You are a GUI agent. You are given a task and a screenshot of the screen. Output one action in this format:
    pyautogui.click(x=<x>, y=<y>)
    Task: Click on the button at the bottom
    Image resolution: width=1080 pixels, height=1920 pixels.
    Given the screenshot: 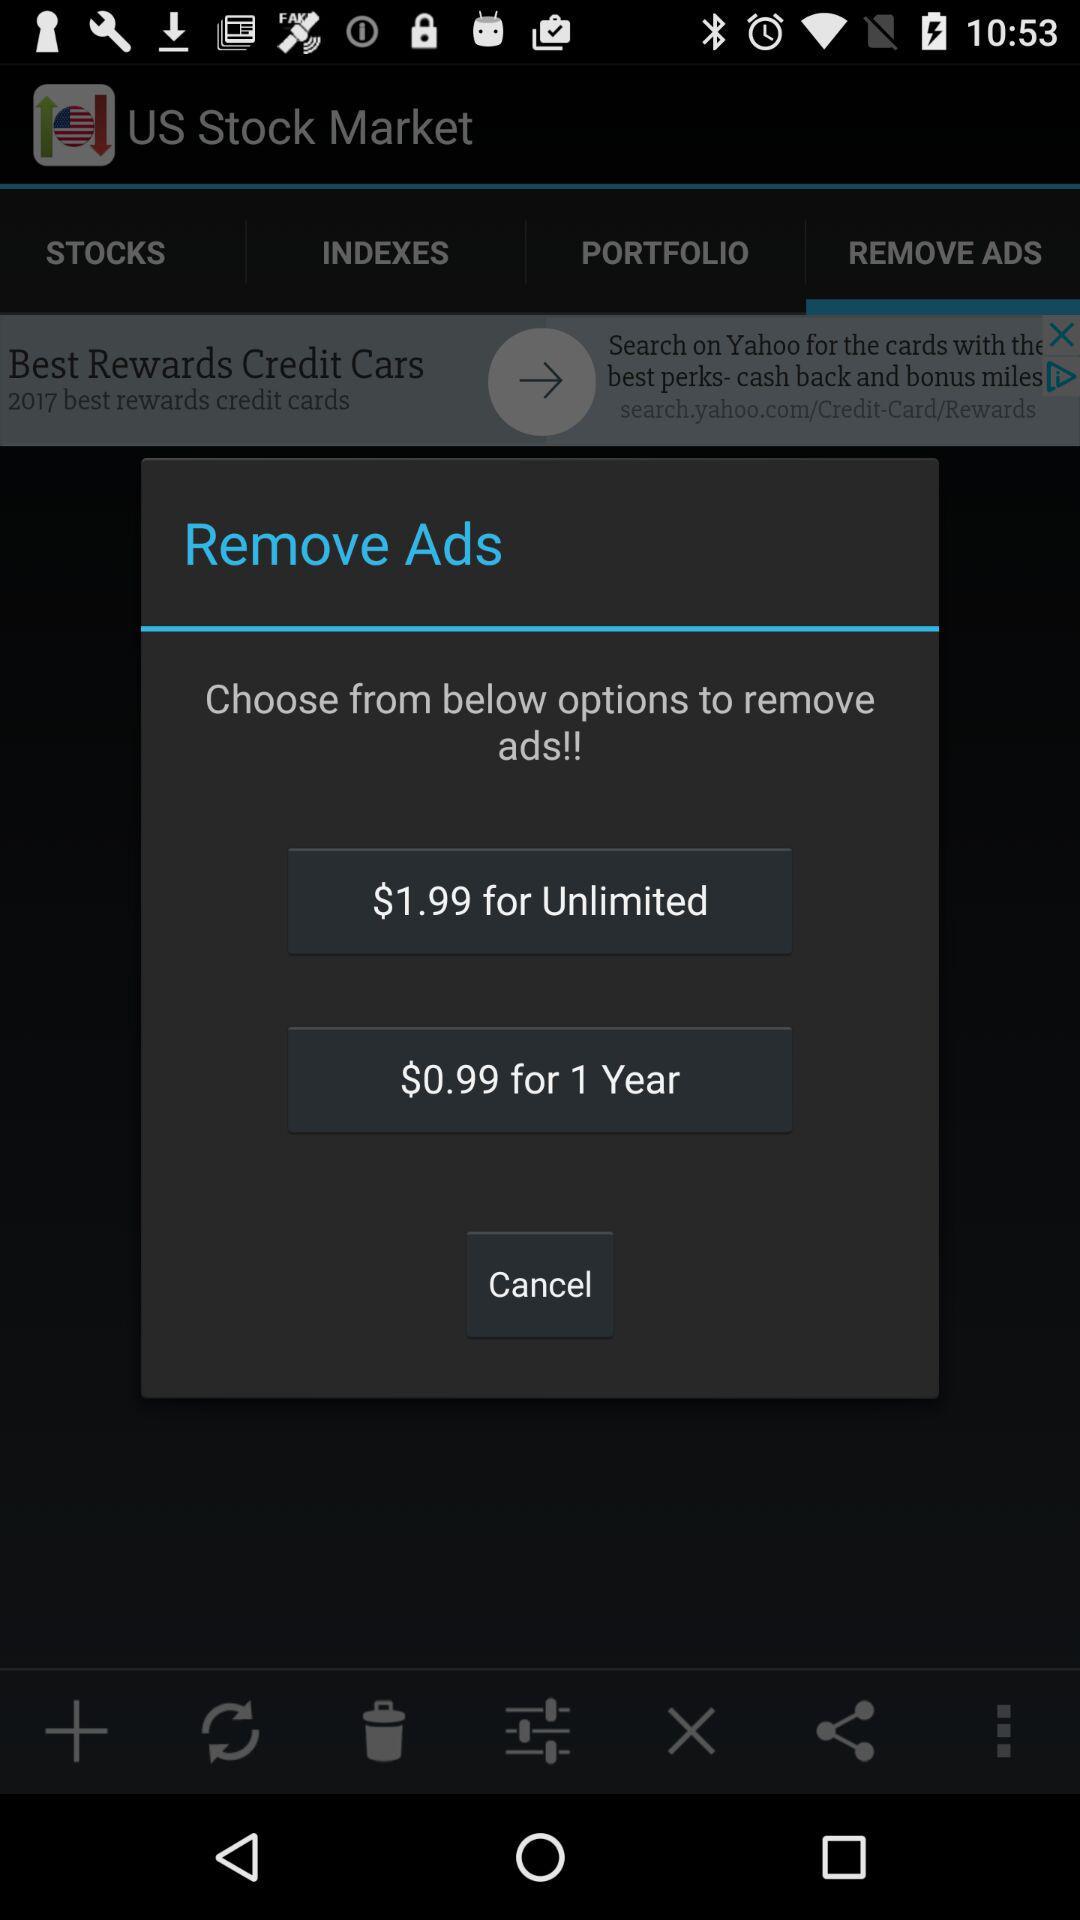 What is the action you would take?
    pyautogui.click(x=540, y=1283)
    